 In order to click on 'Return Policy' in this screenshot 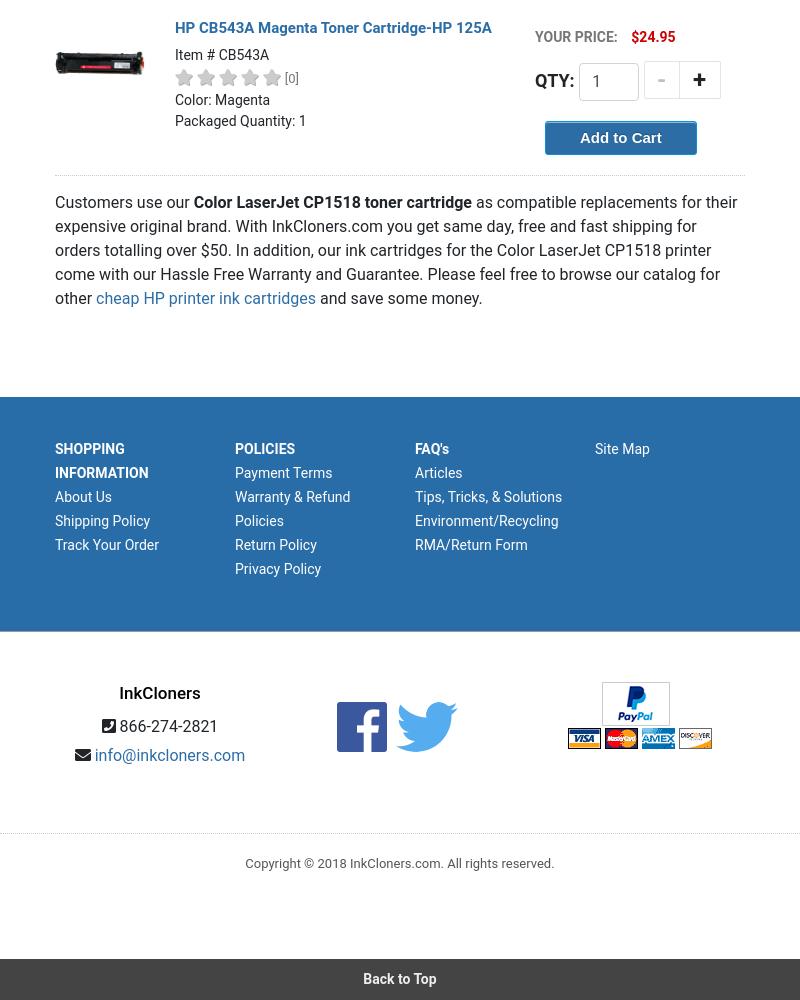, I will do `click(275, 545)`.